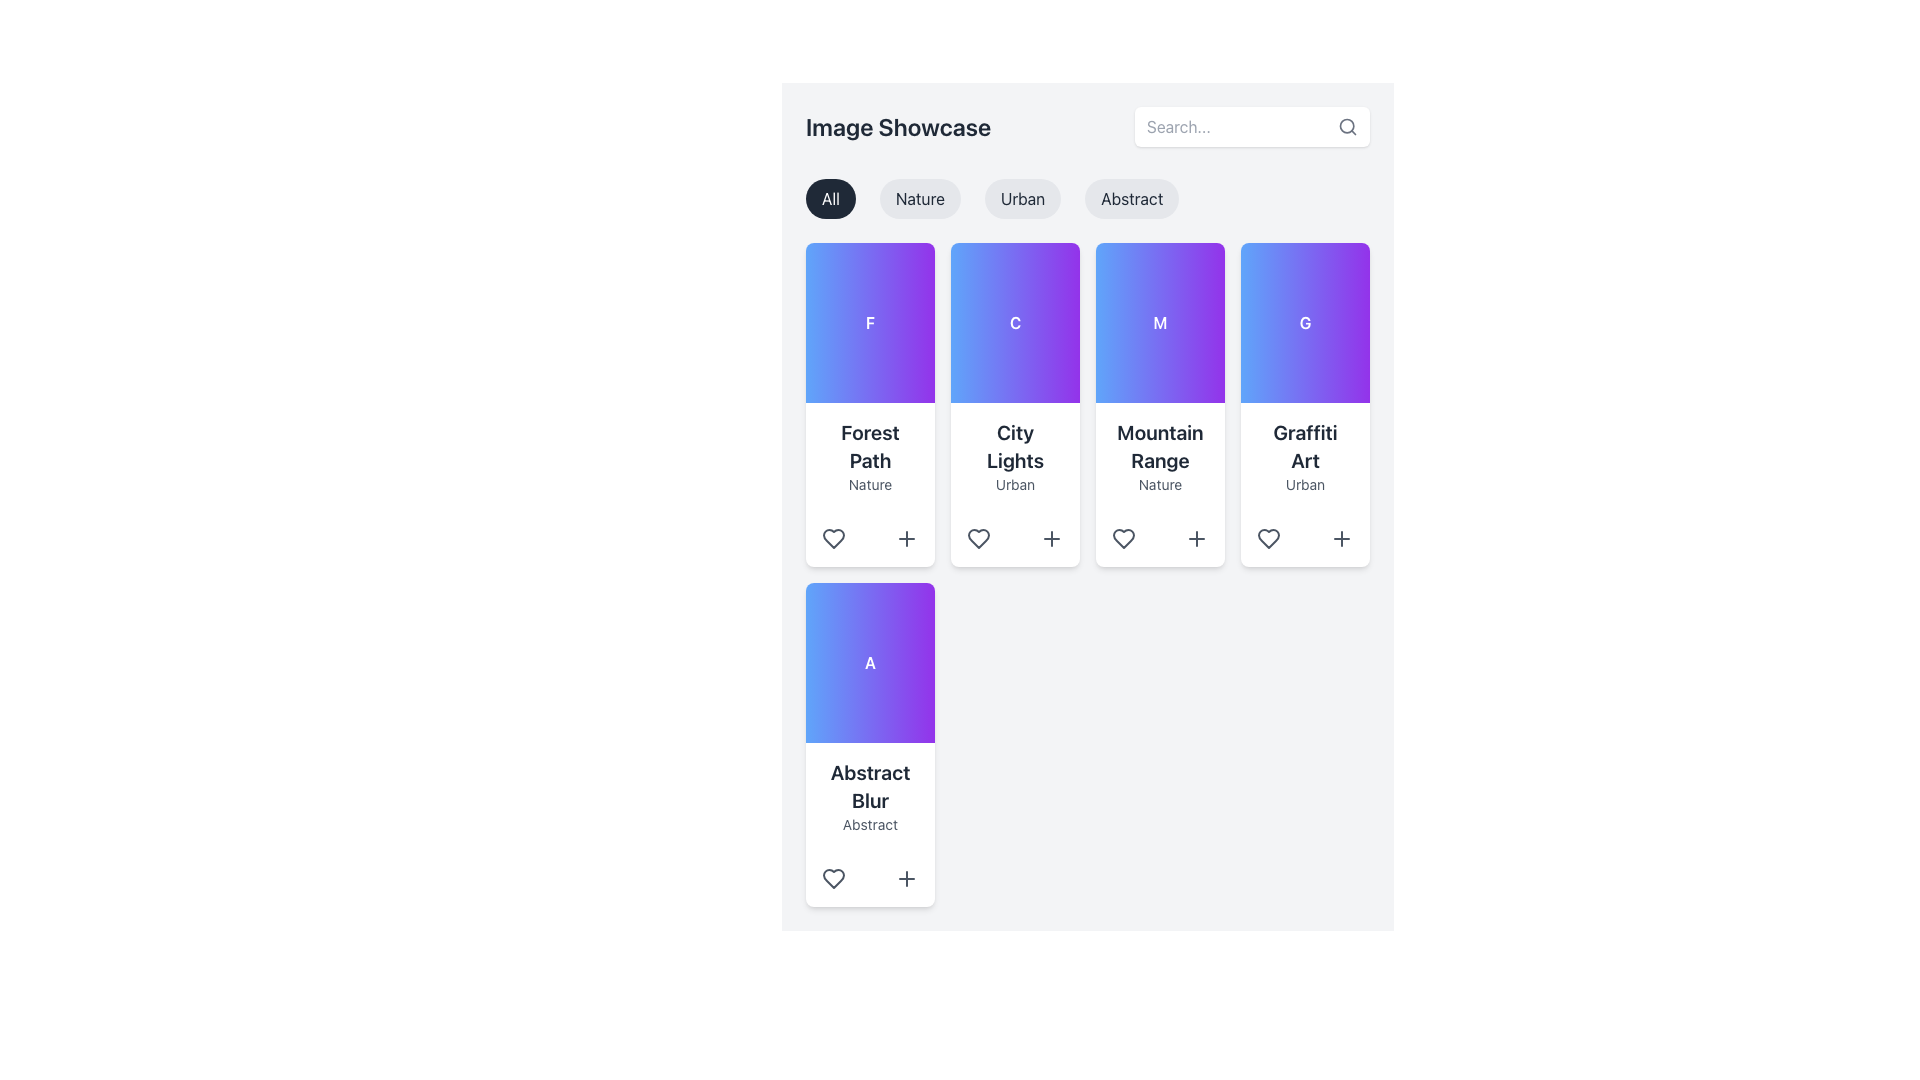  What do you see at coordinates (1196, 538) in the screenshot?
I see `the '+' icon located in the 'Mountain Range' card, positioned to the right of the heart icon at the bottom` at bounding box center [1196, 538].